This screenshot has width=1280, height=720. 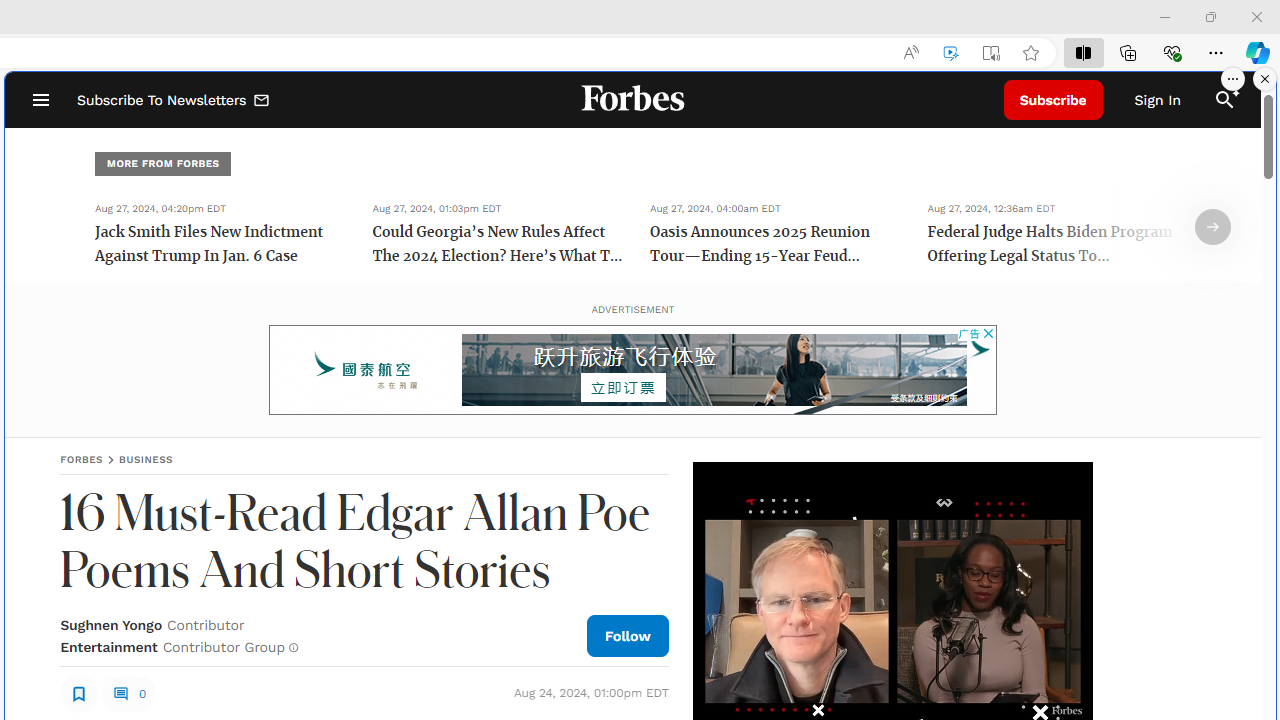 I want to click on 'Class: fs-icon fs-icon--comment', so click(x=119, y=692).